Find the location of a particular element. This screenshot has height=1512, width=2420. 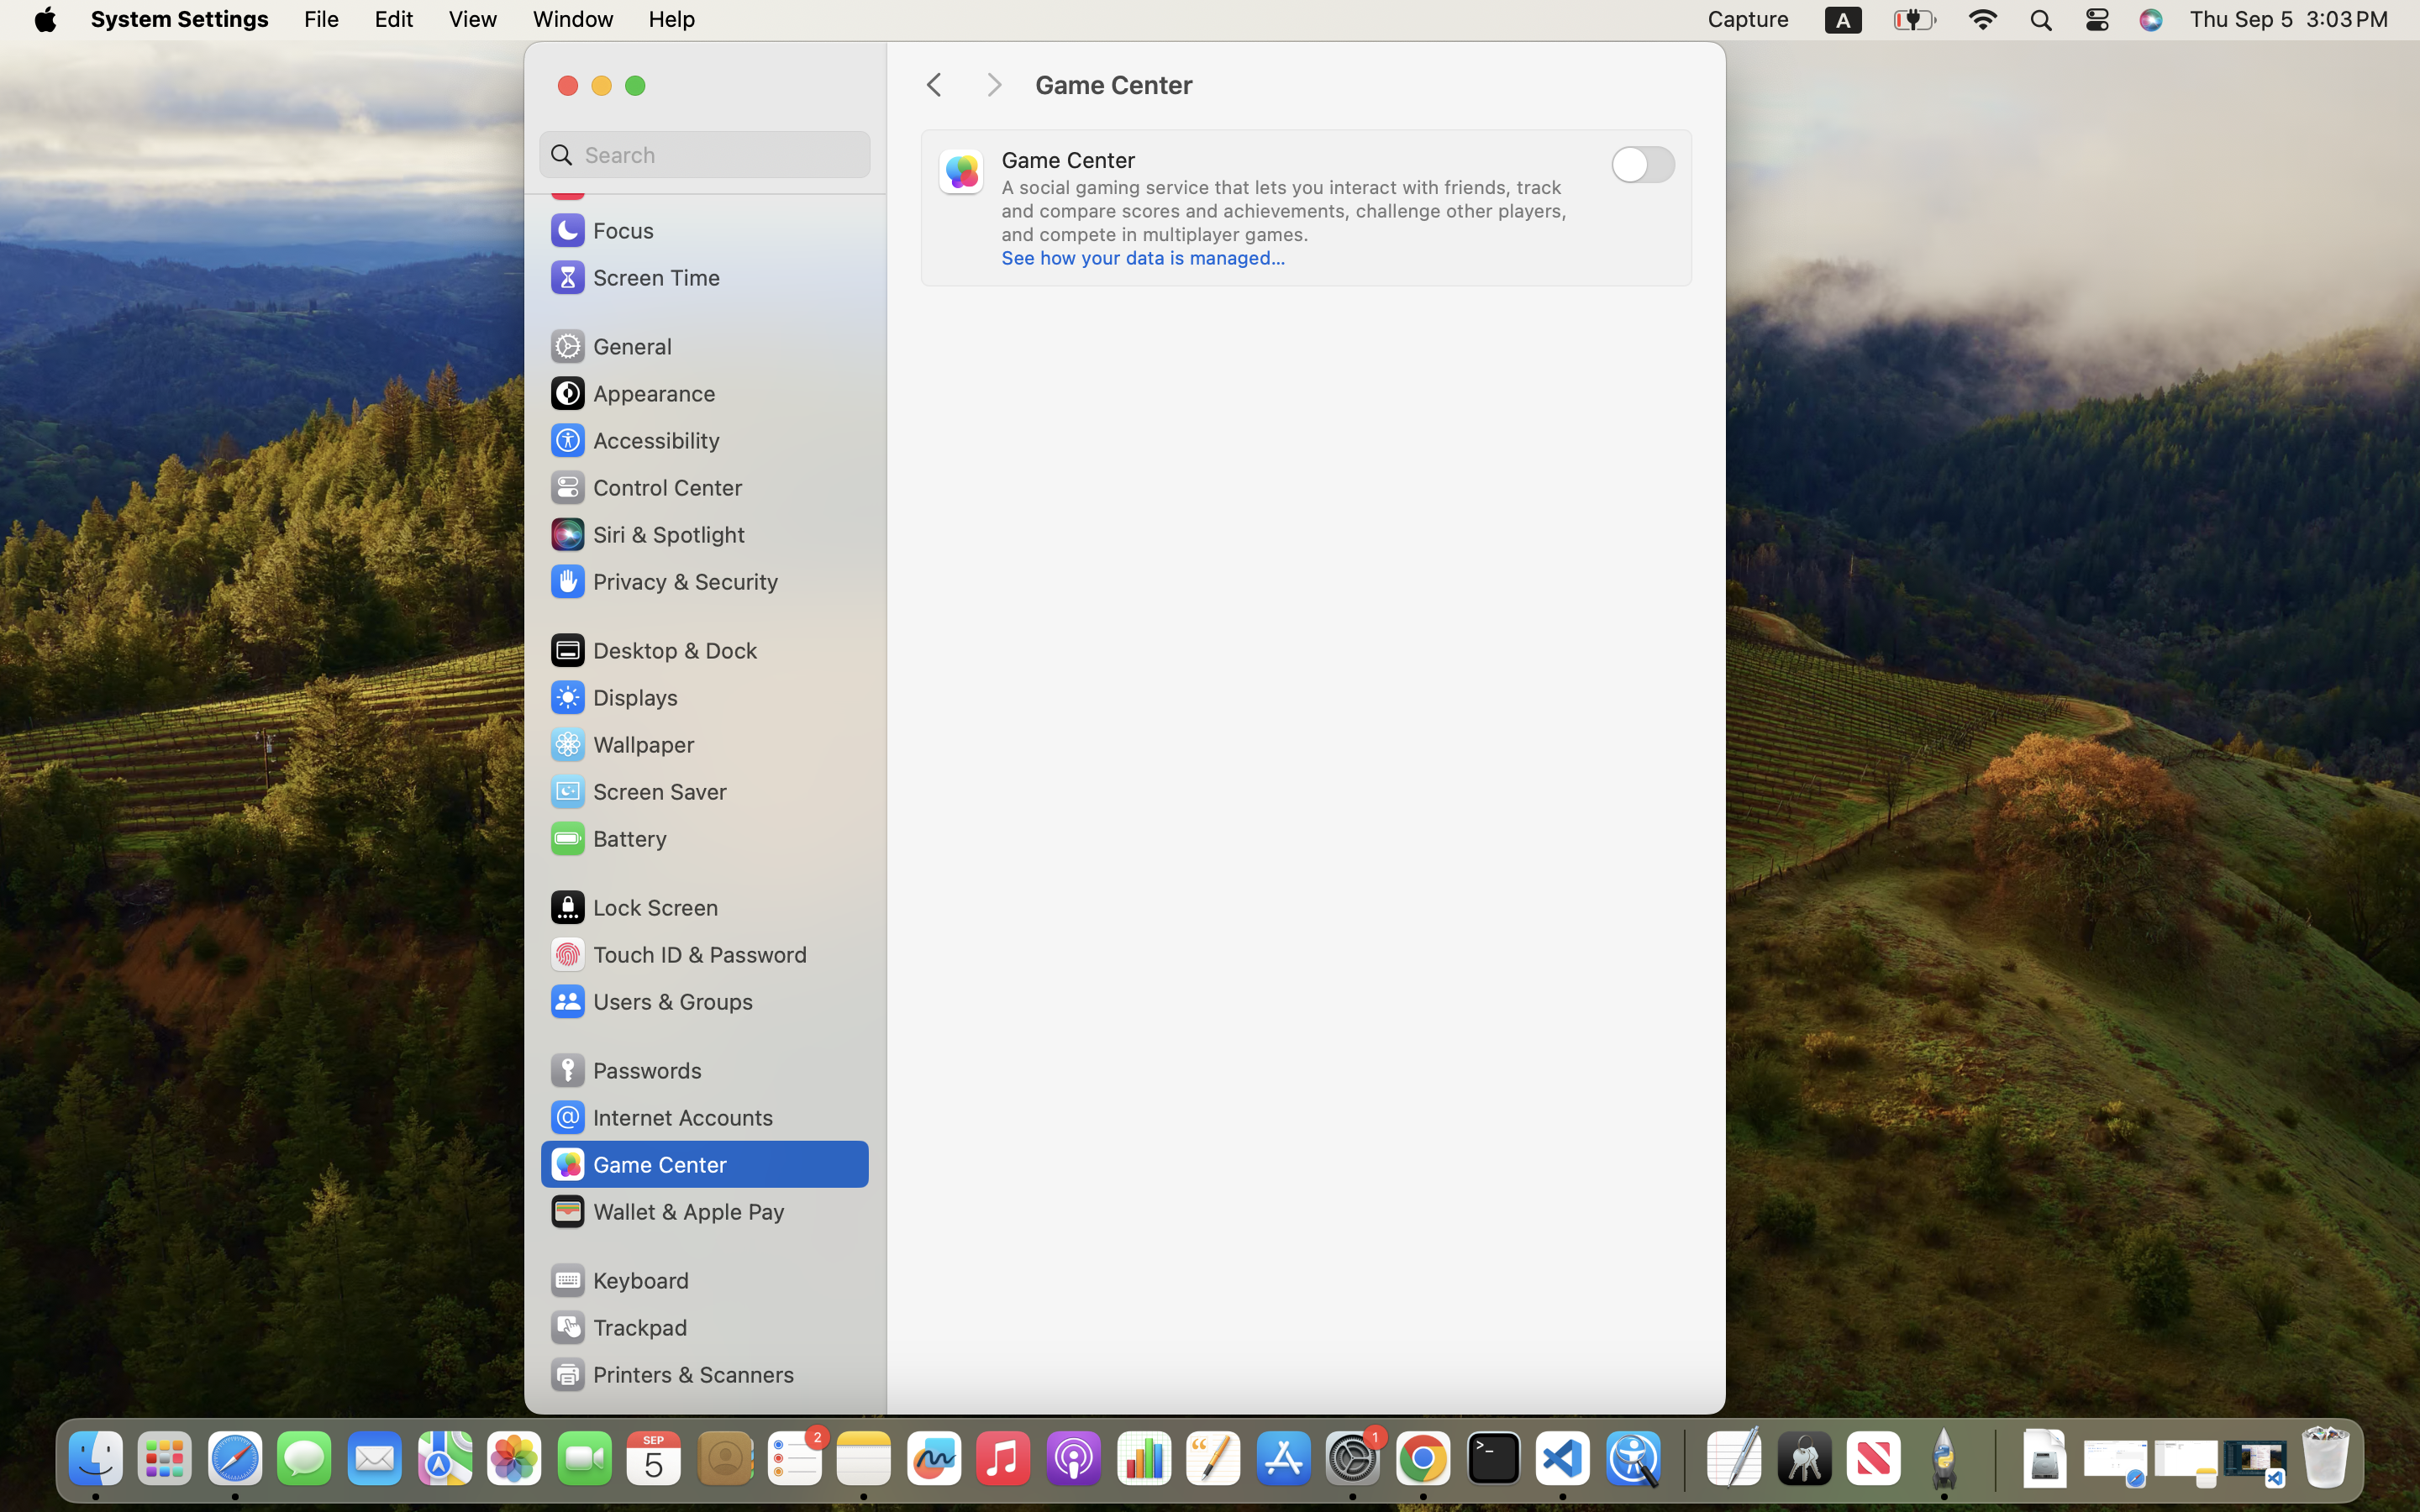

'Trackpad' is located at coordinates (616, 1326).